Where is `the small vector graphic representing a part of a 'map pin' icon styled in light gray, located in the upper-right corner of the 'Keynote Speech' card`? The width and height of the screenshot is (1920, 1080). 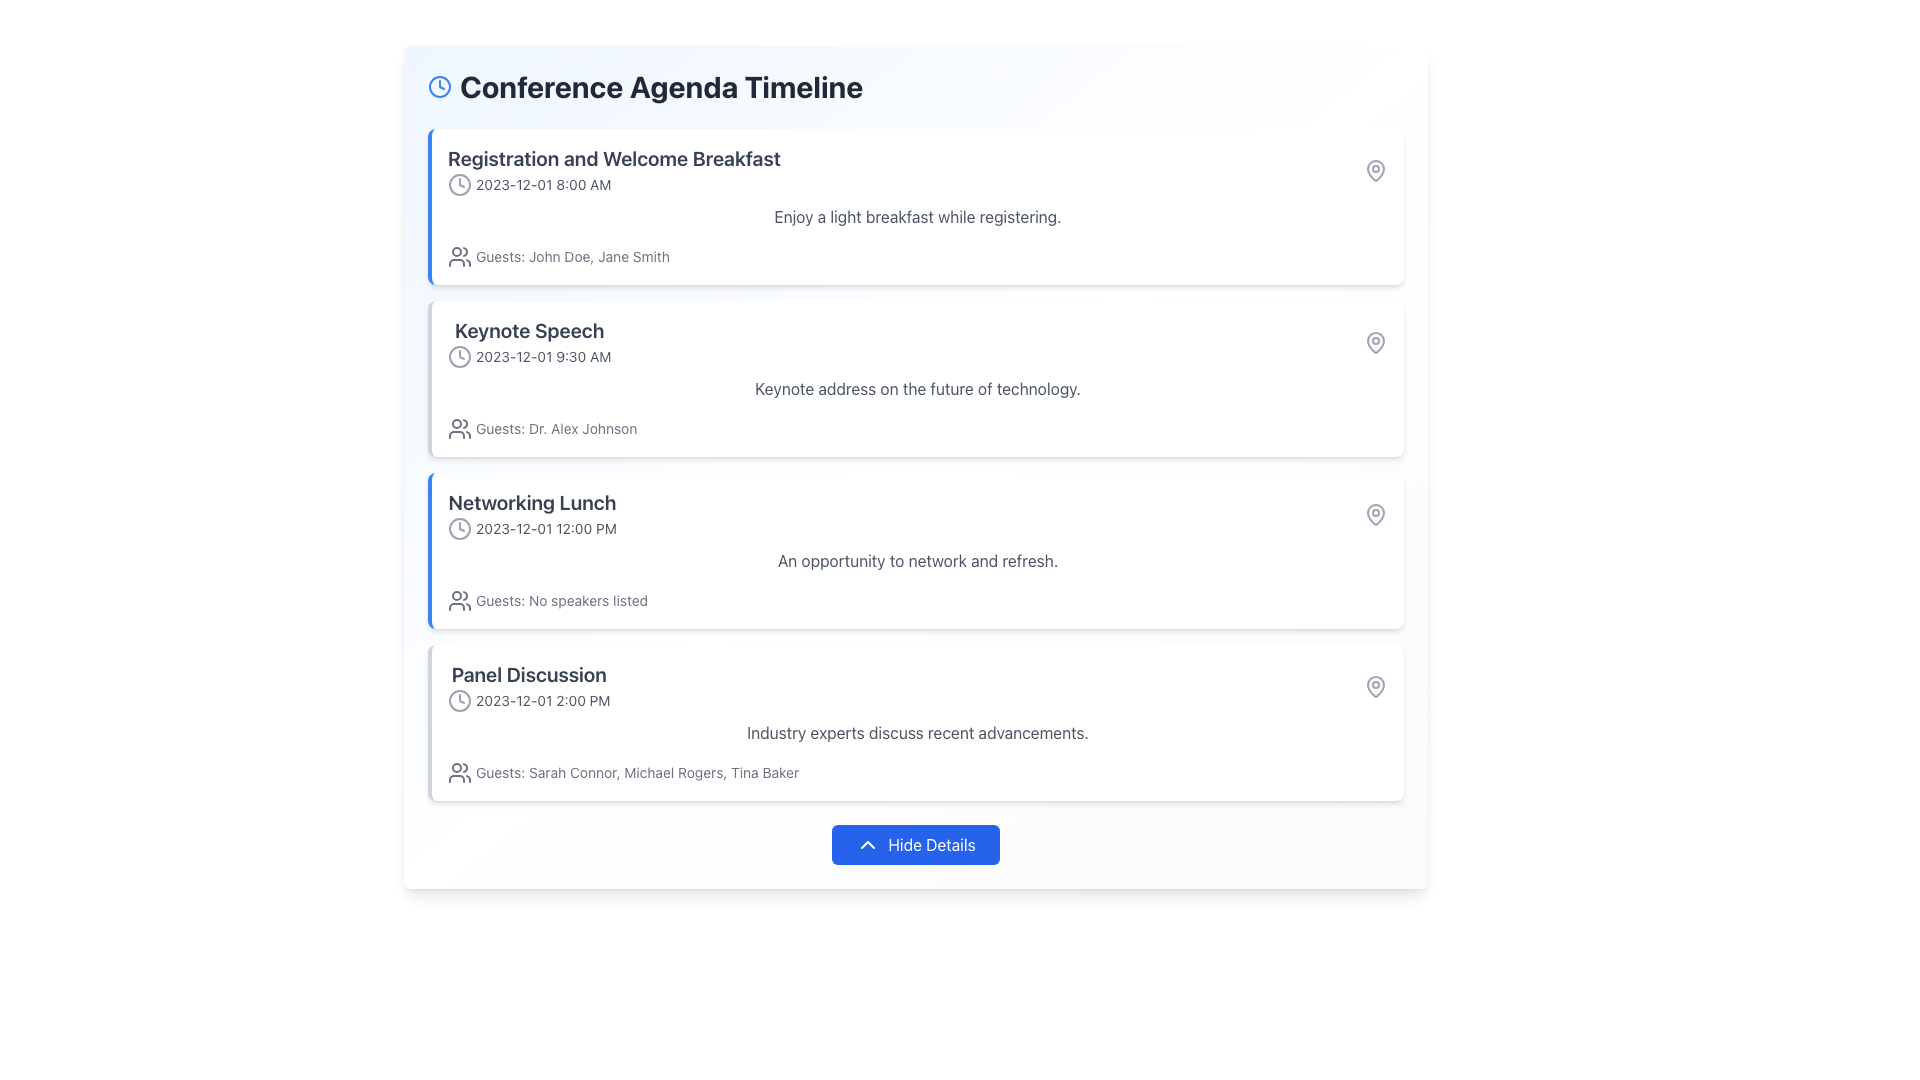 the small vector graphic representing a part of a 'map pin' icon styled in light gray, located in the upper-right corner of the 'Keynote Speech' card is located at coordinates (1375, 341).